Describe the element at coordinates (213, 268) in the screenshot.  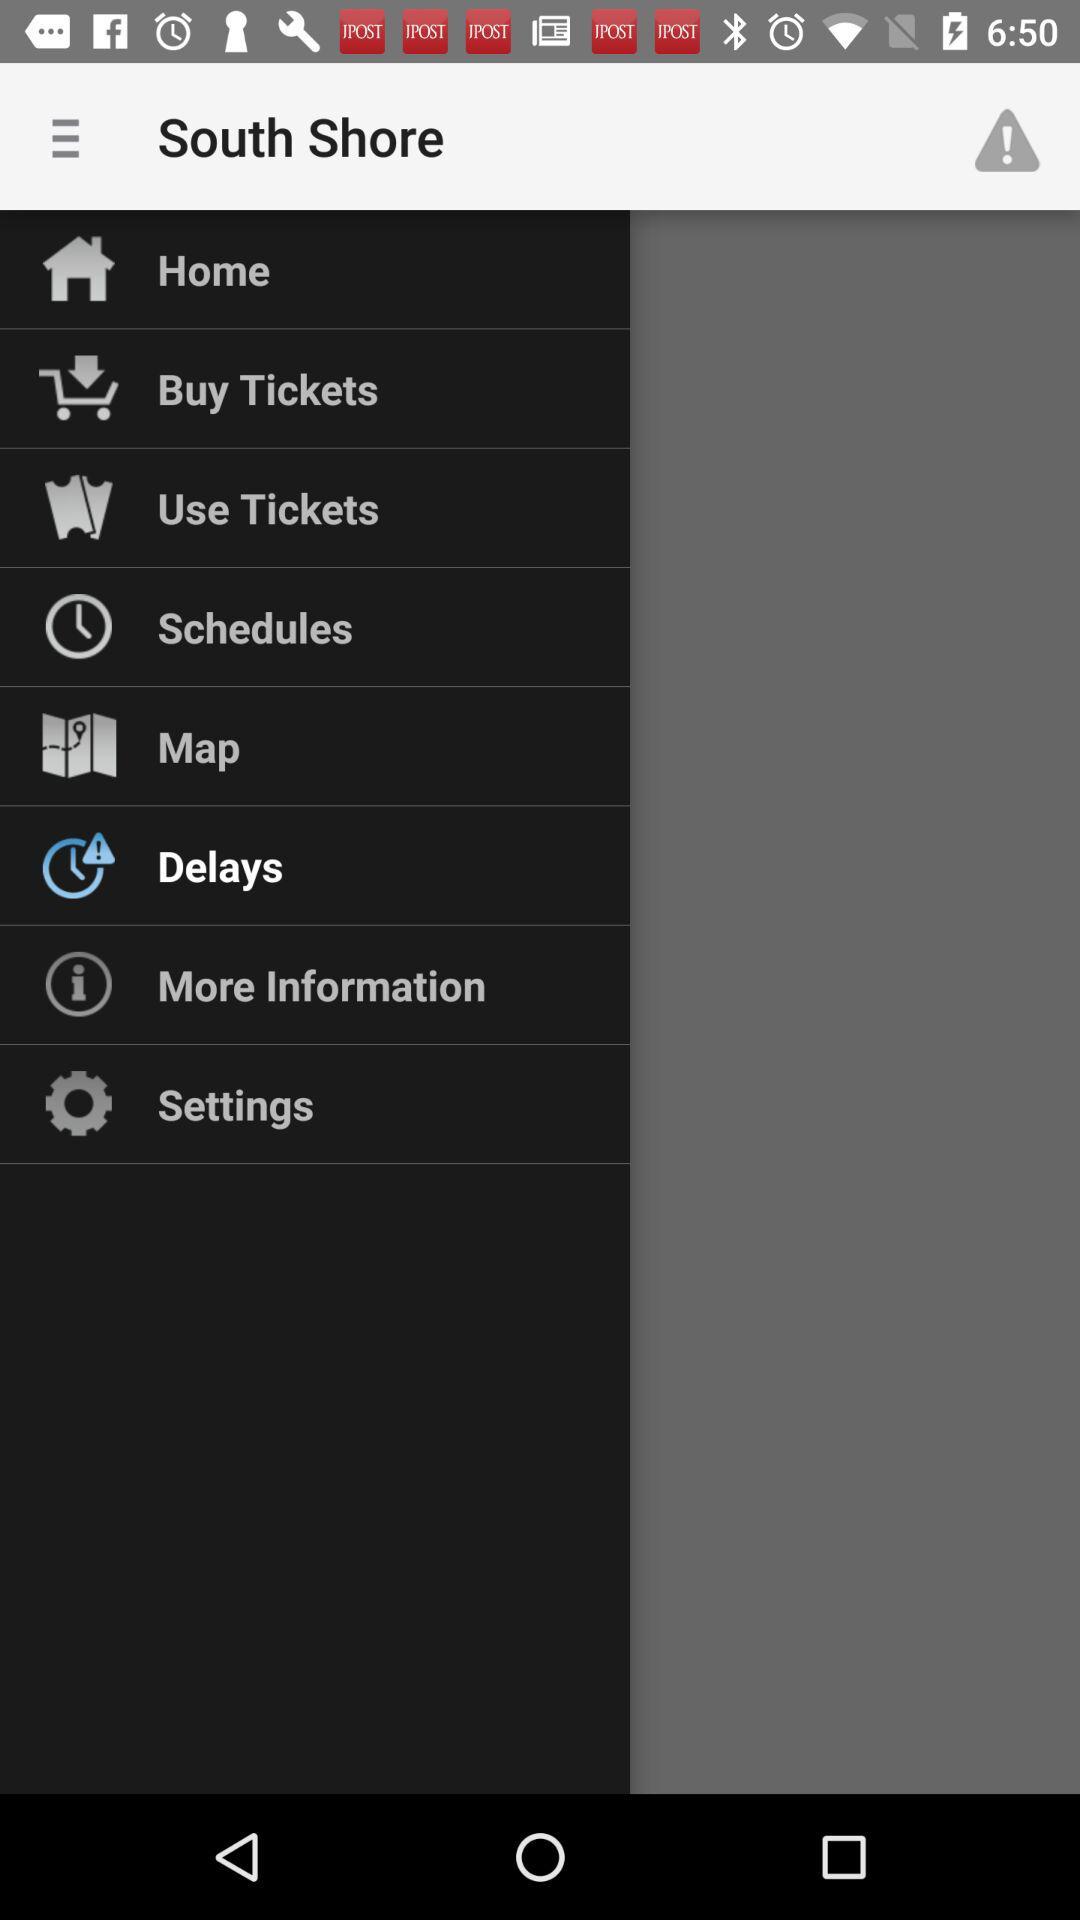
I see `the home` at that location.